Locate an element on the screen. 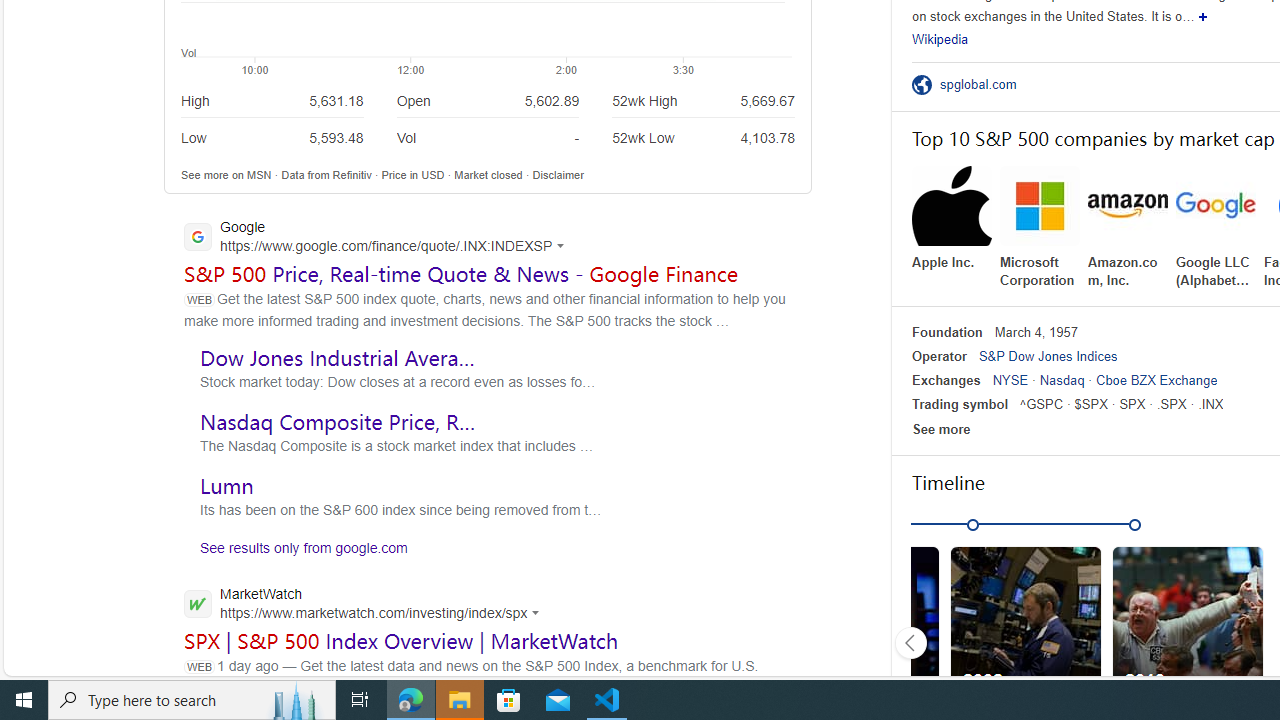  'Operator' is located at coordinates (937, 355).